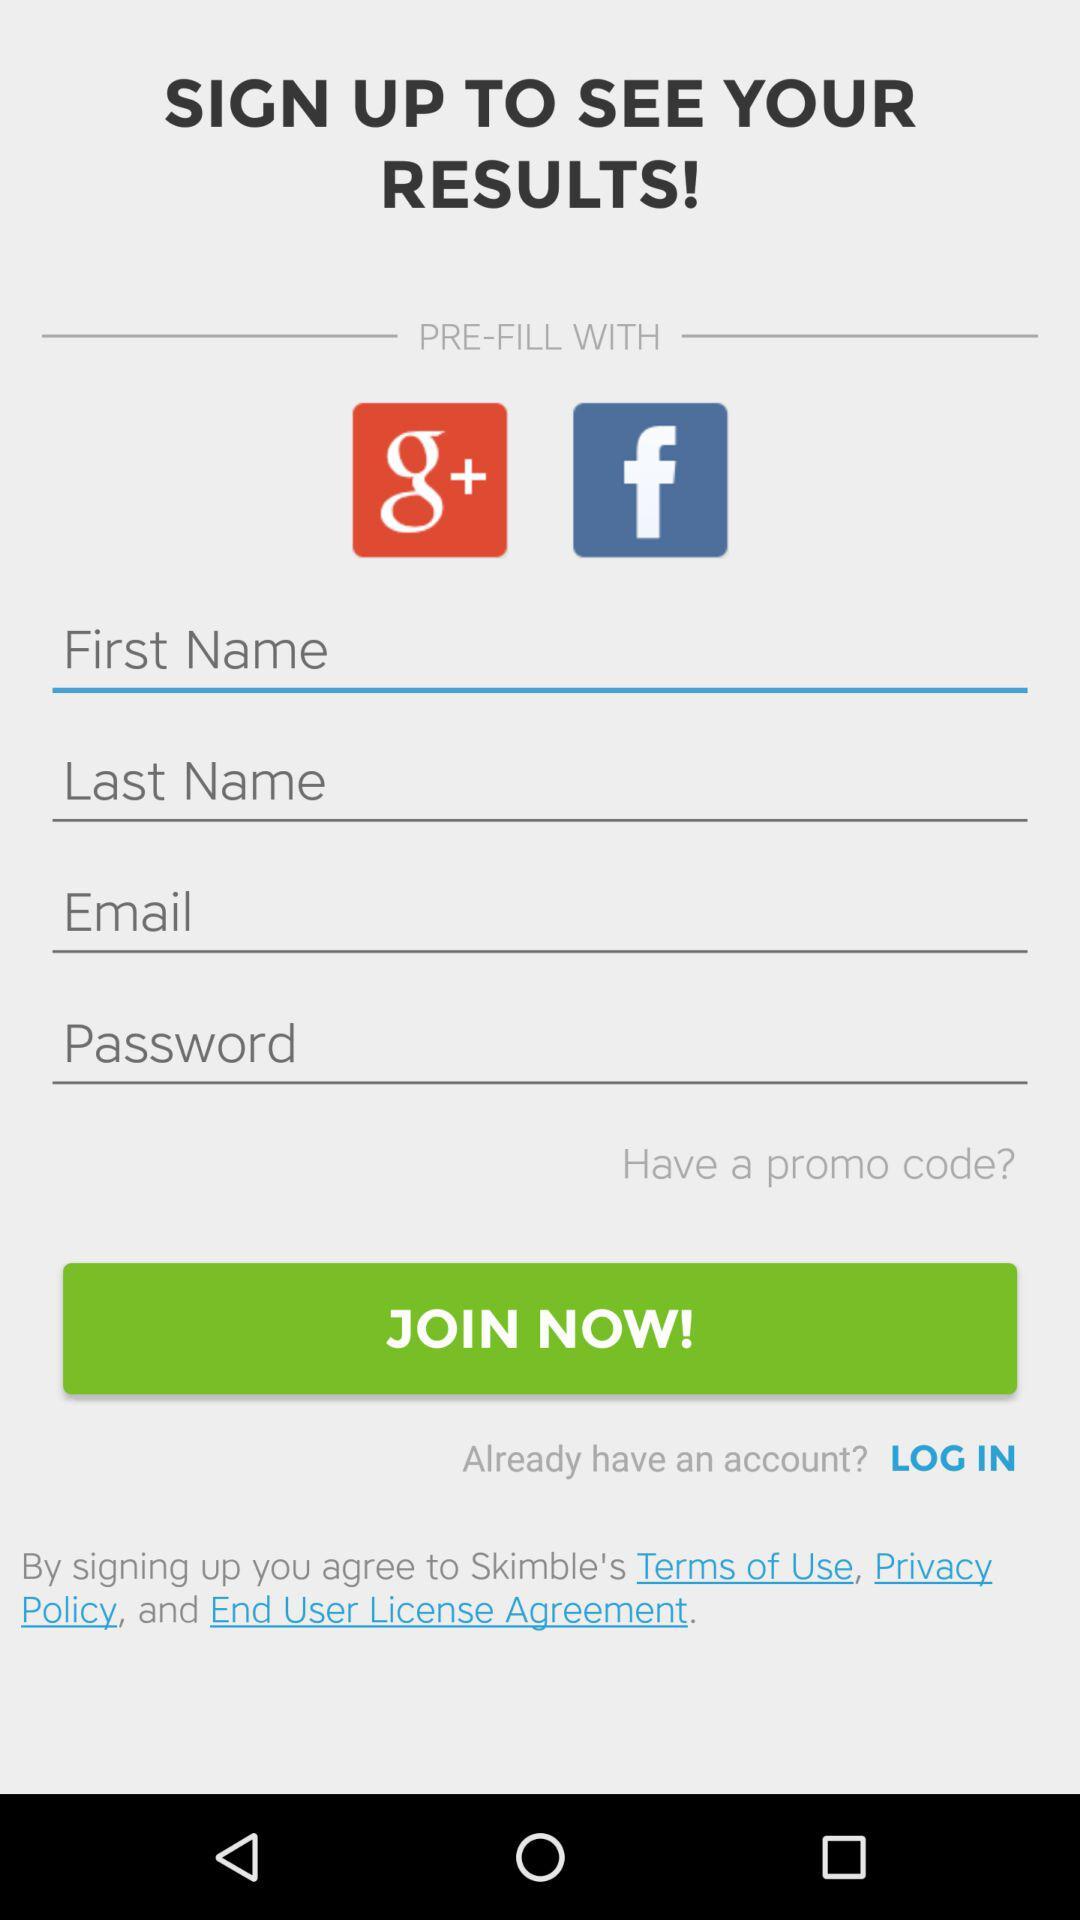 This screenshot has height=1920, width=1080. What do you see at coordinates (540, 1586) in the screenshot?
I see `by signing up` at bounding box center [540, 1586].